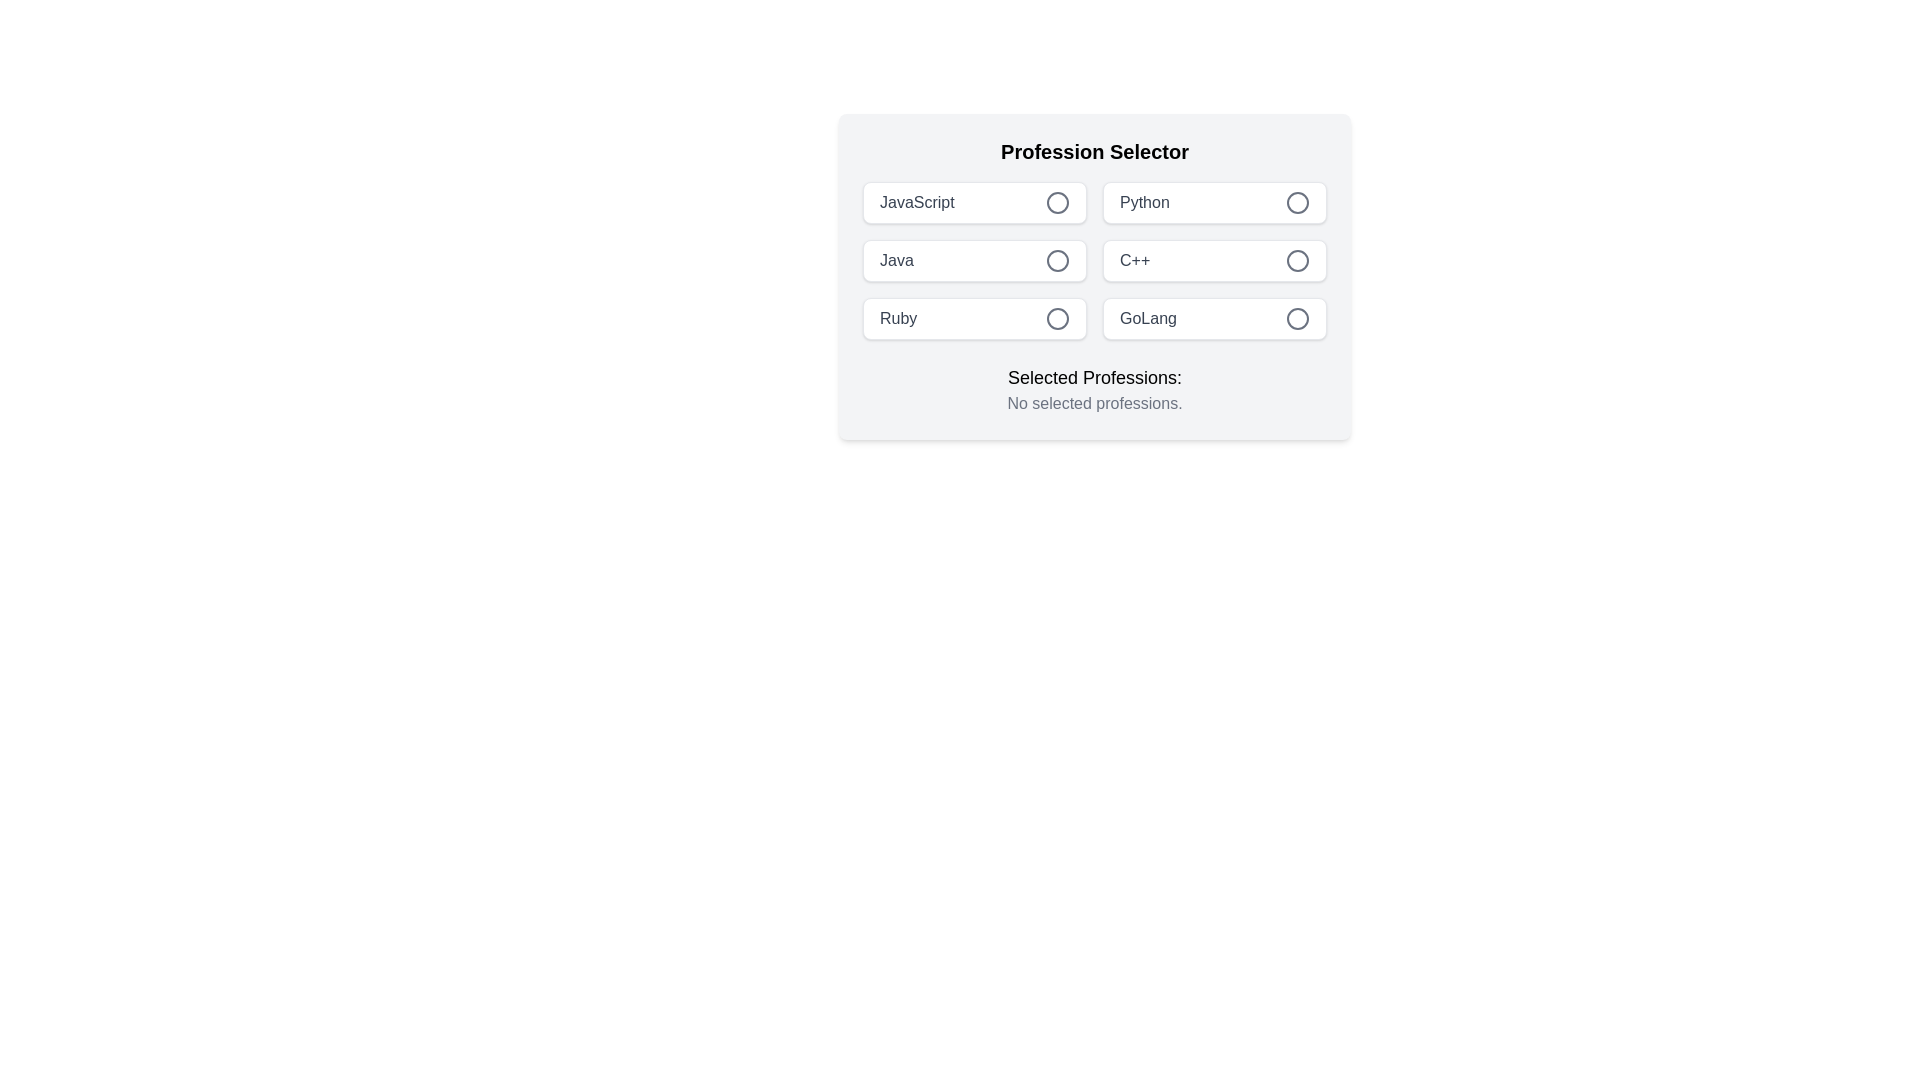  What do you see at coordinates (1056, 260) in the screenshot?
I see `the radio button for the 'Java' option, which is a circular icon with a thin gray border, located in the second row, first column of the options grid` at bounding box center [1056, 260].